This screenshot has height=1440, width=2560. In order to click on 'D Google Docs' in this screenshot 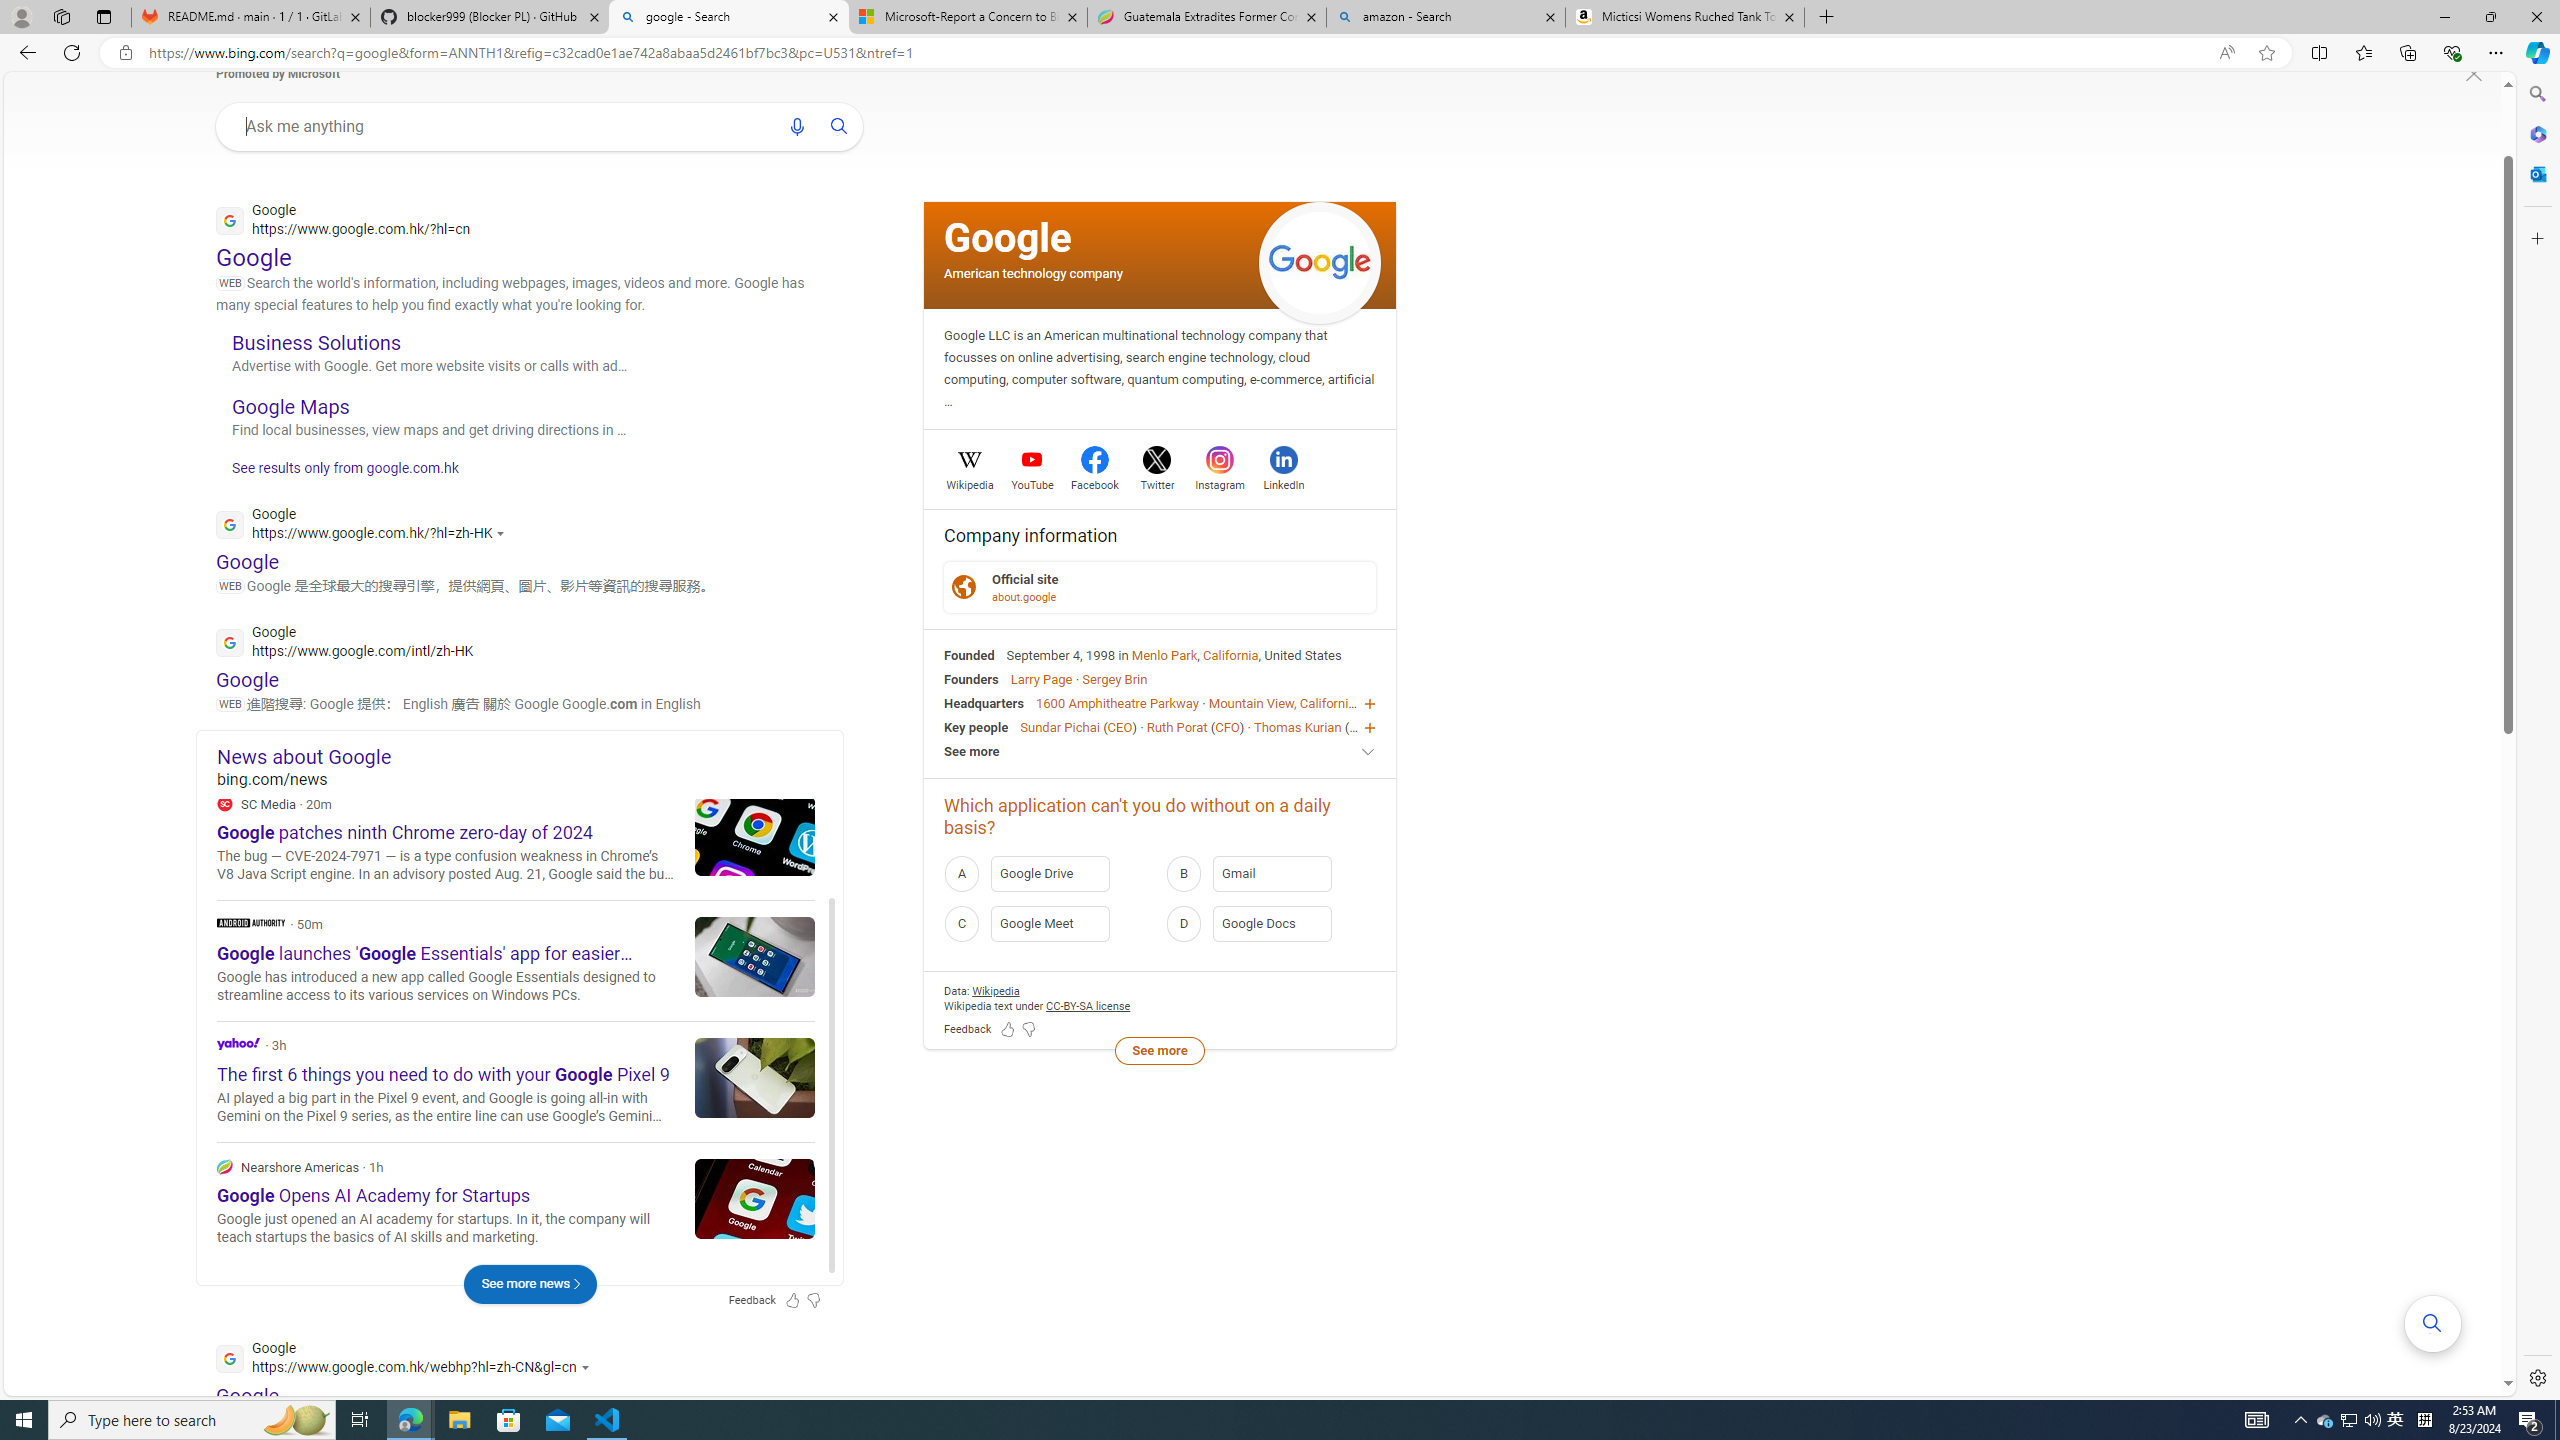, I will do `click(1271, 922)`.